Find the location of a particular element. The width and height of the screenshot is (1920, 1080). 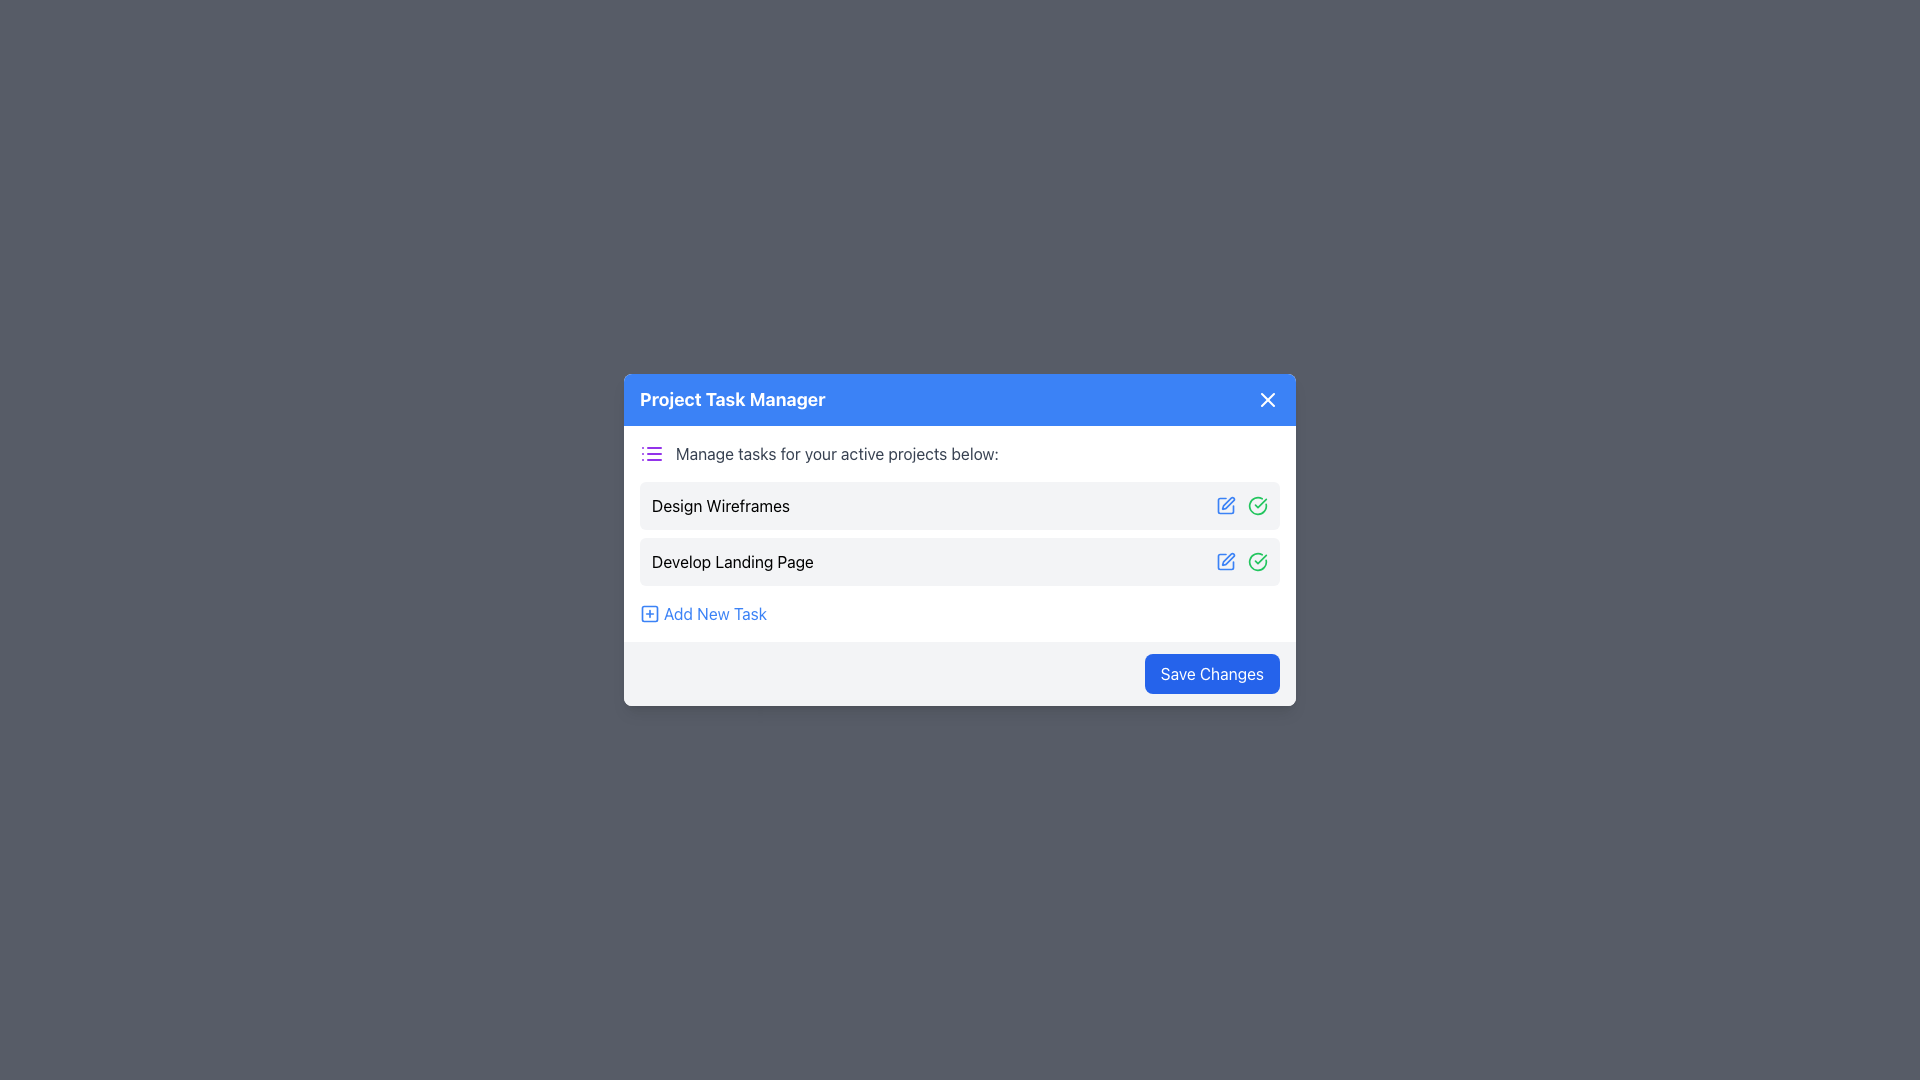

the horizontal group of icons (blue pen for editing and green check for confirming) associated with the task 'Develop Landing Page' is located at coordinates (1241, 562).